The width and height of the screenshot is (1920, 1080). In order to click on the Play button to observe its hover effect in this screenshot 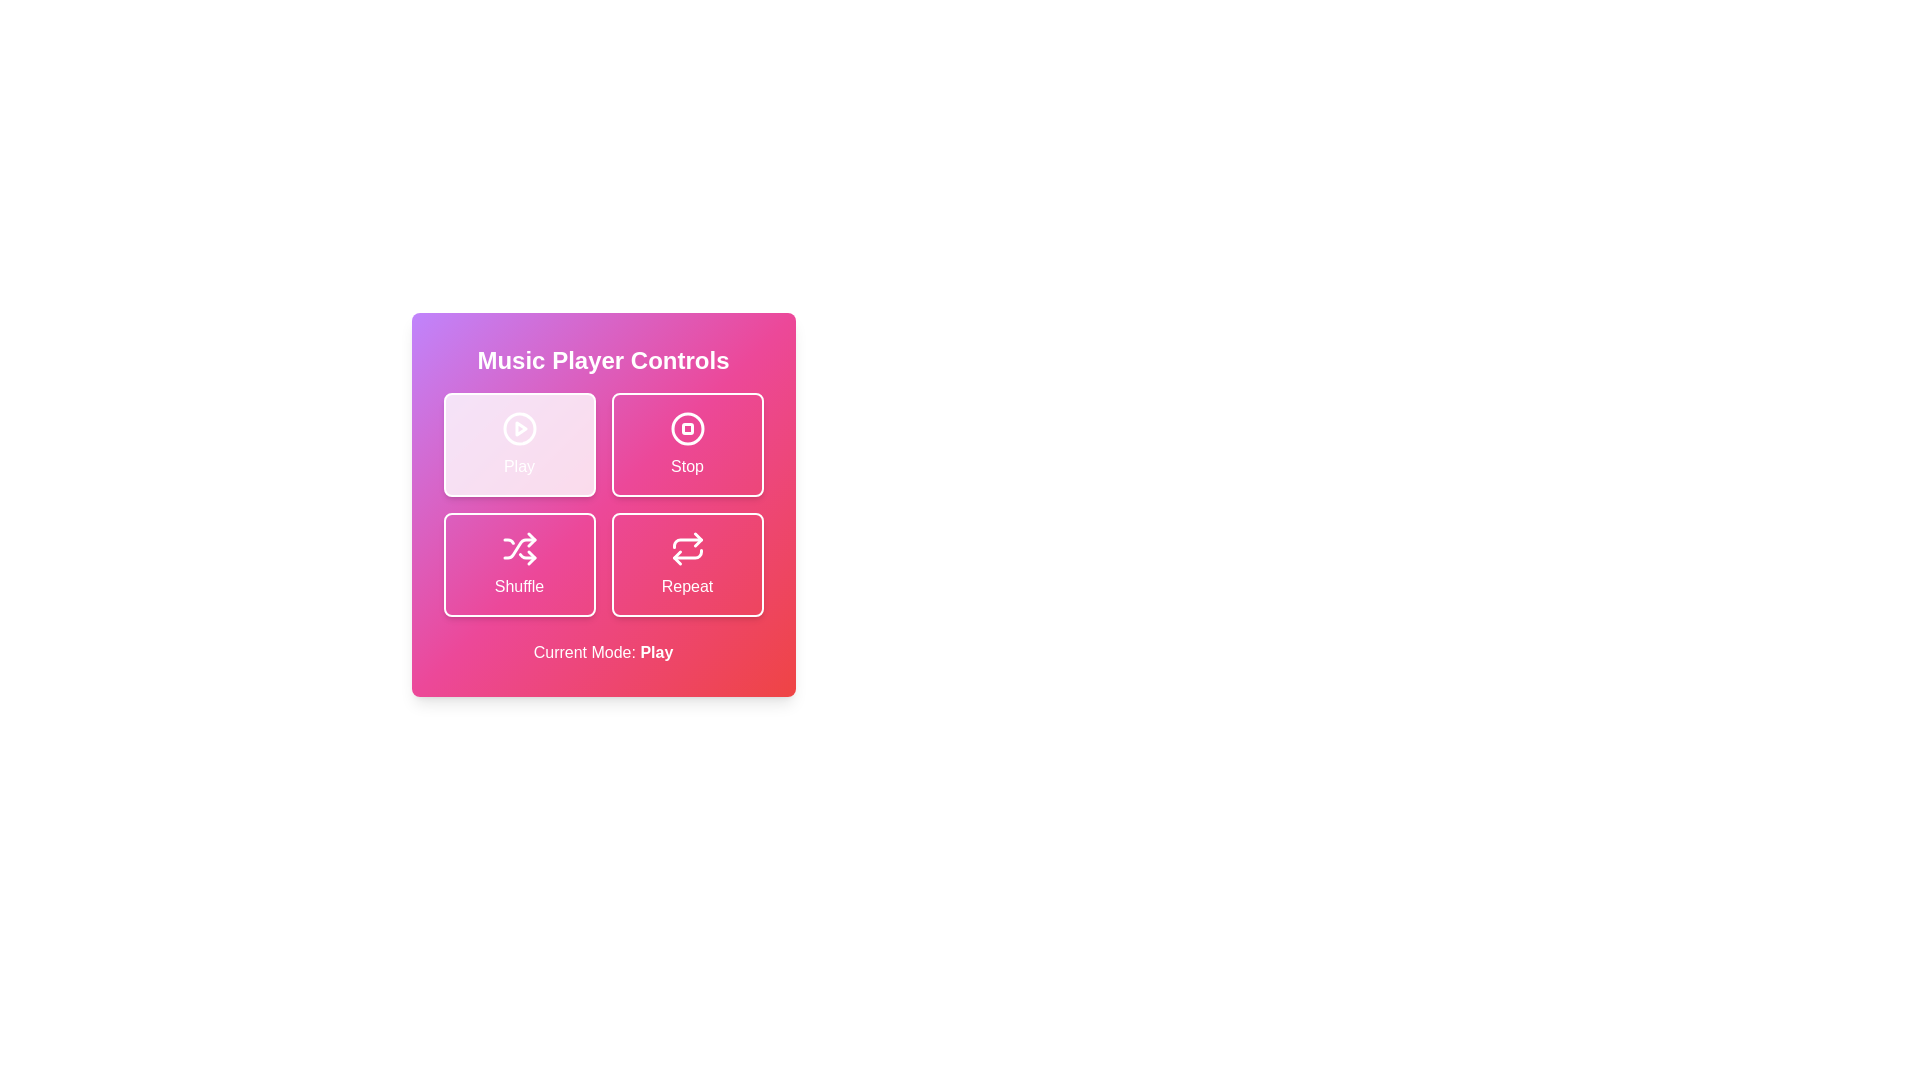, I will do `click(519, 443)`.